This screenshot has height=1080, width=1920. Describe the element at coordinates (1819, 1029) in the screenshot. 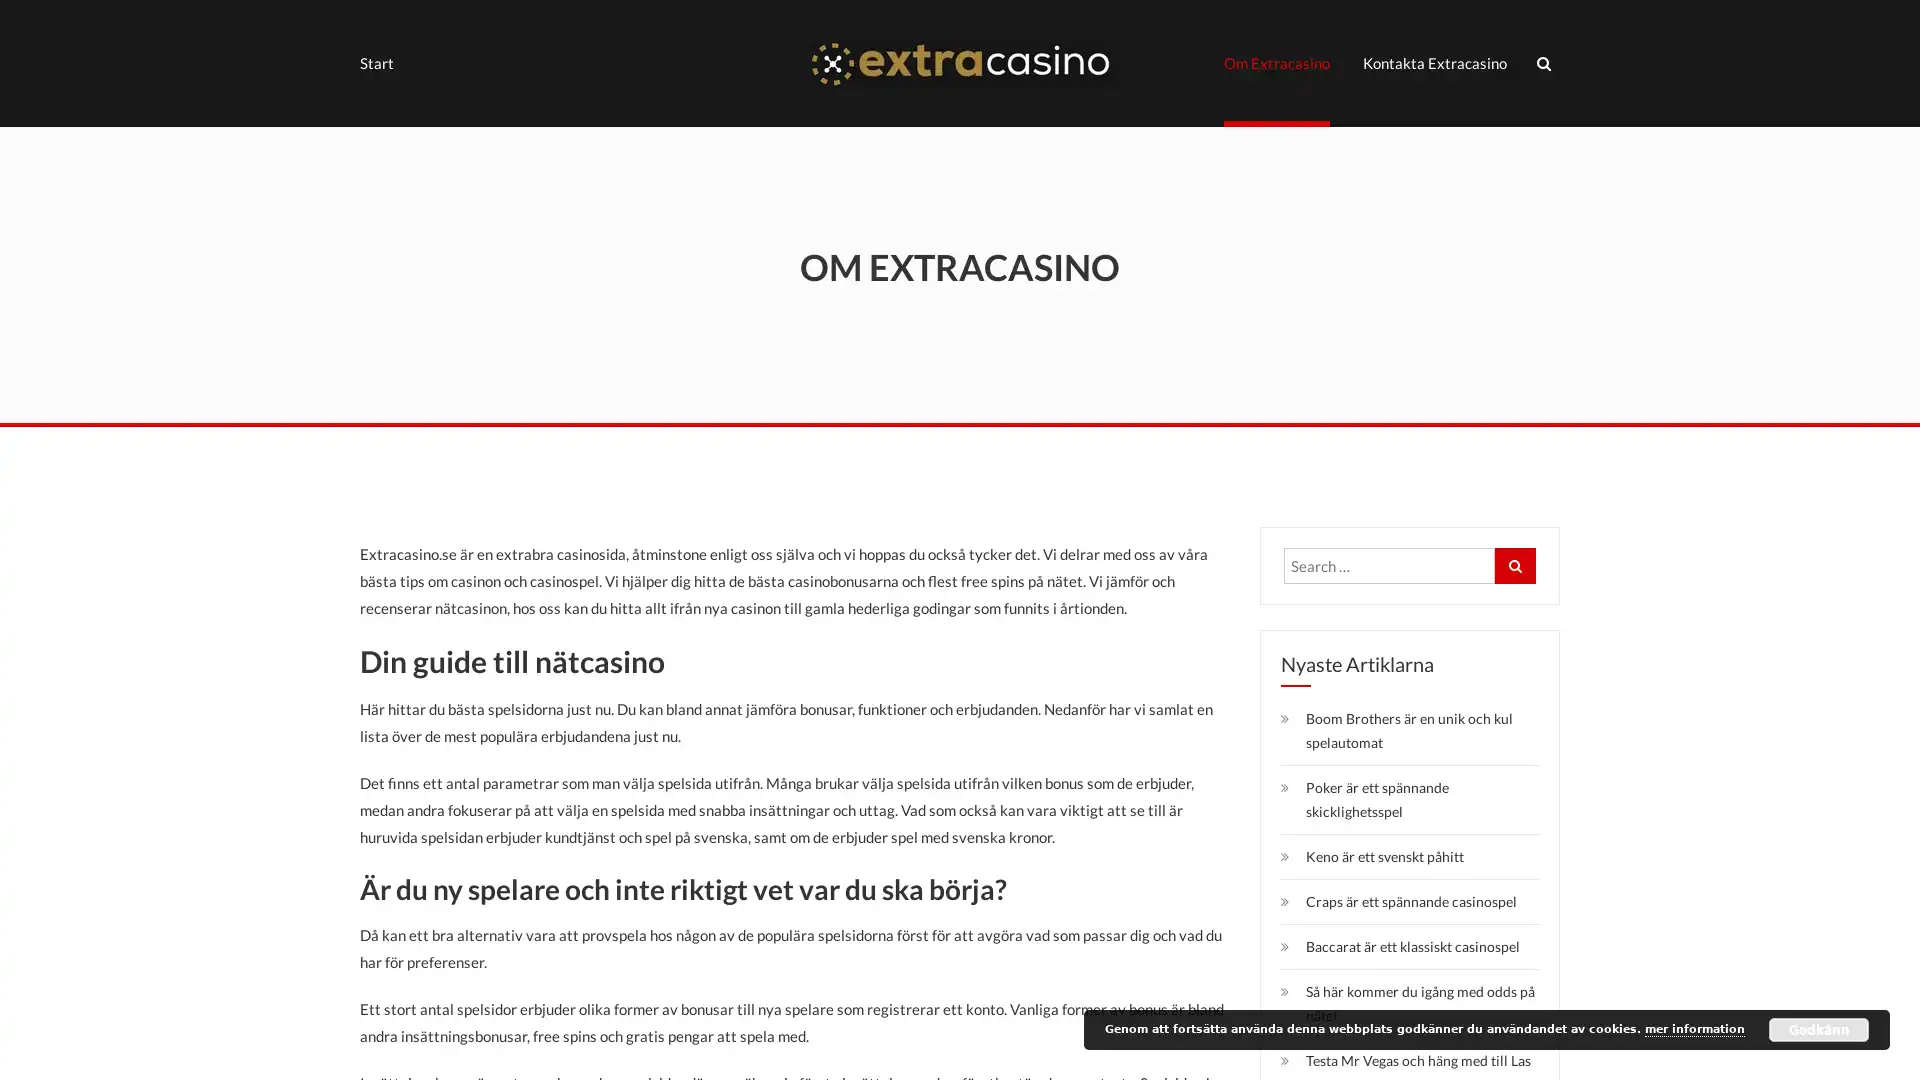

I see `Godkann` at that location.